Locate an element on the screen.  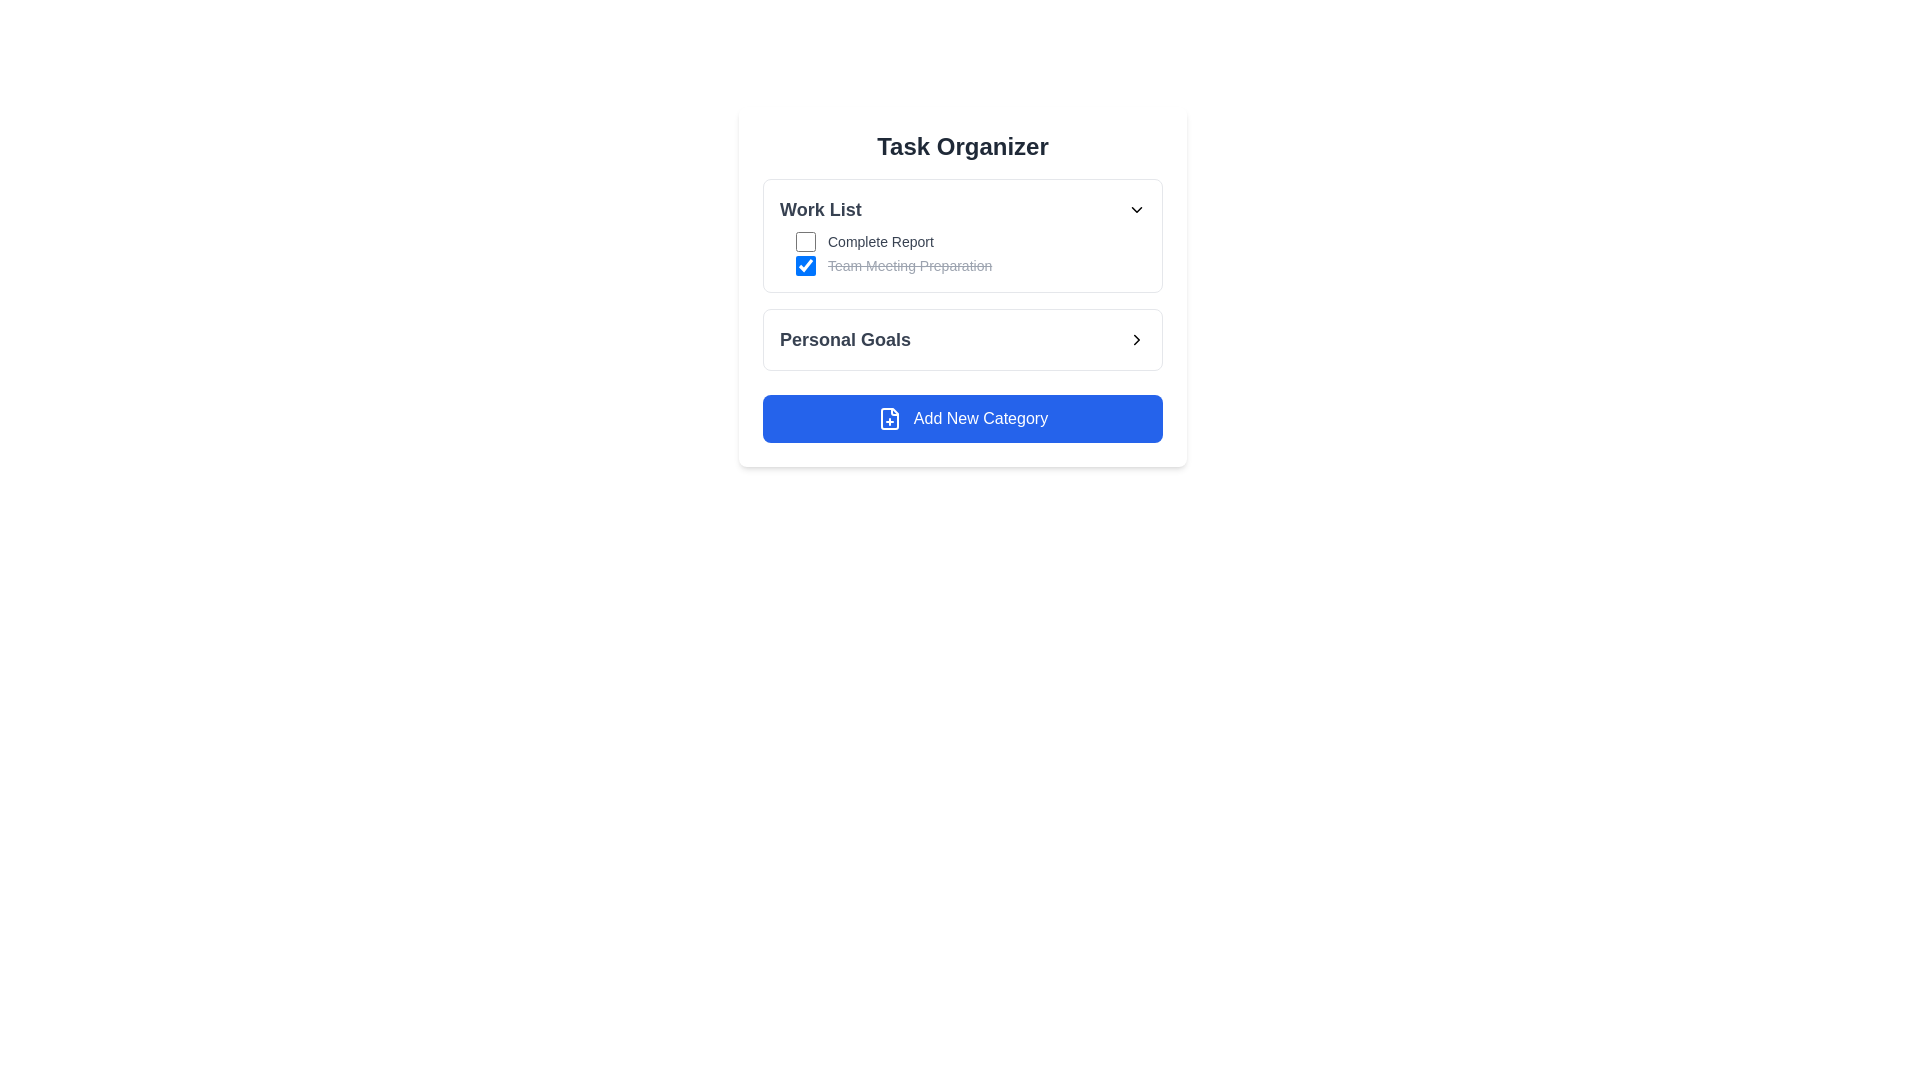
the List with action items and checkable elements is located at coordinates (963, 274).